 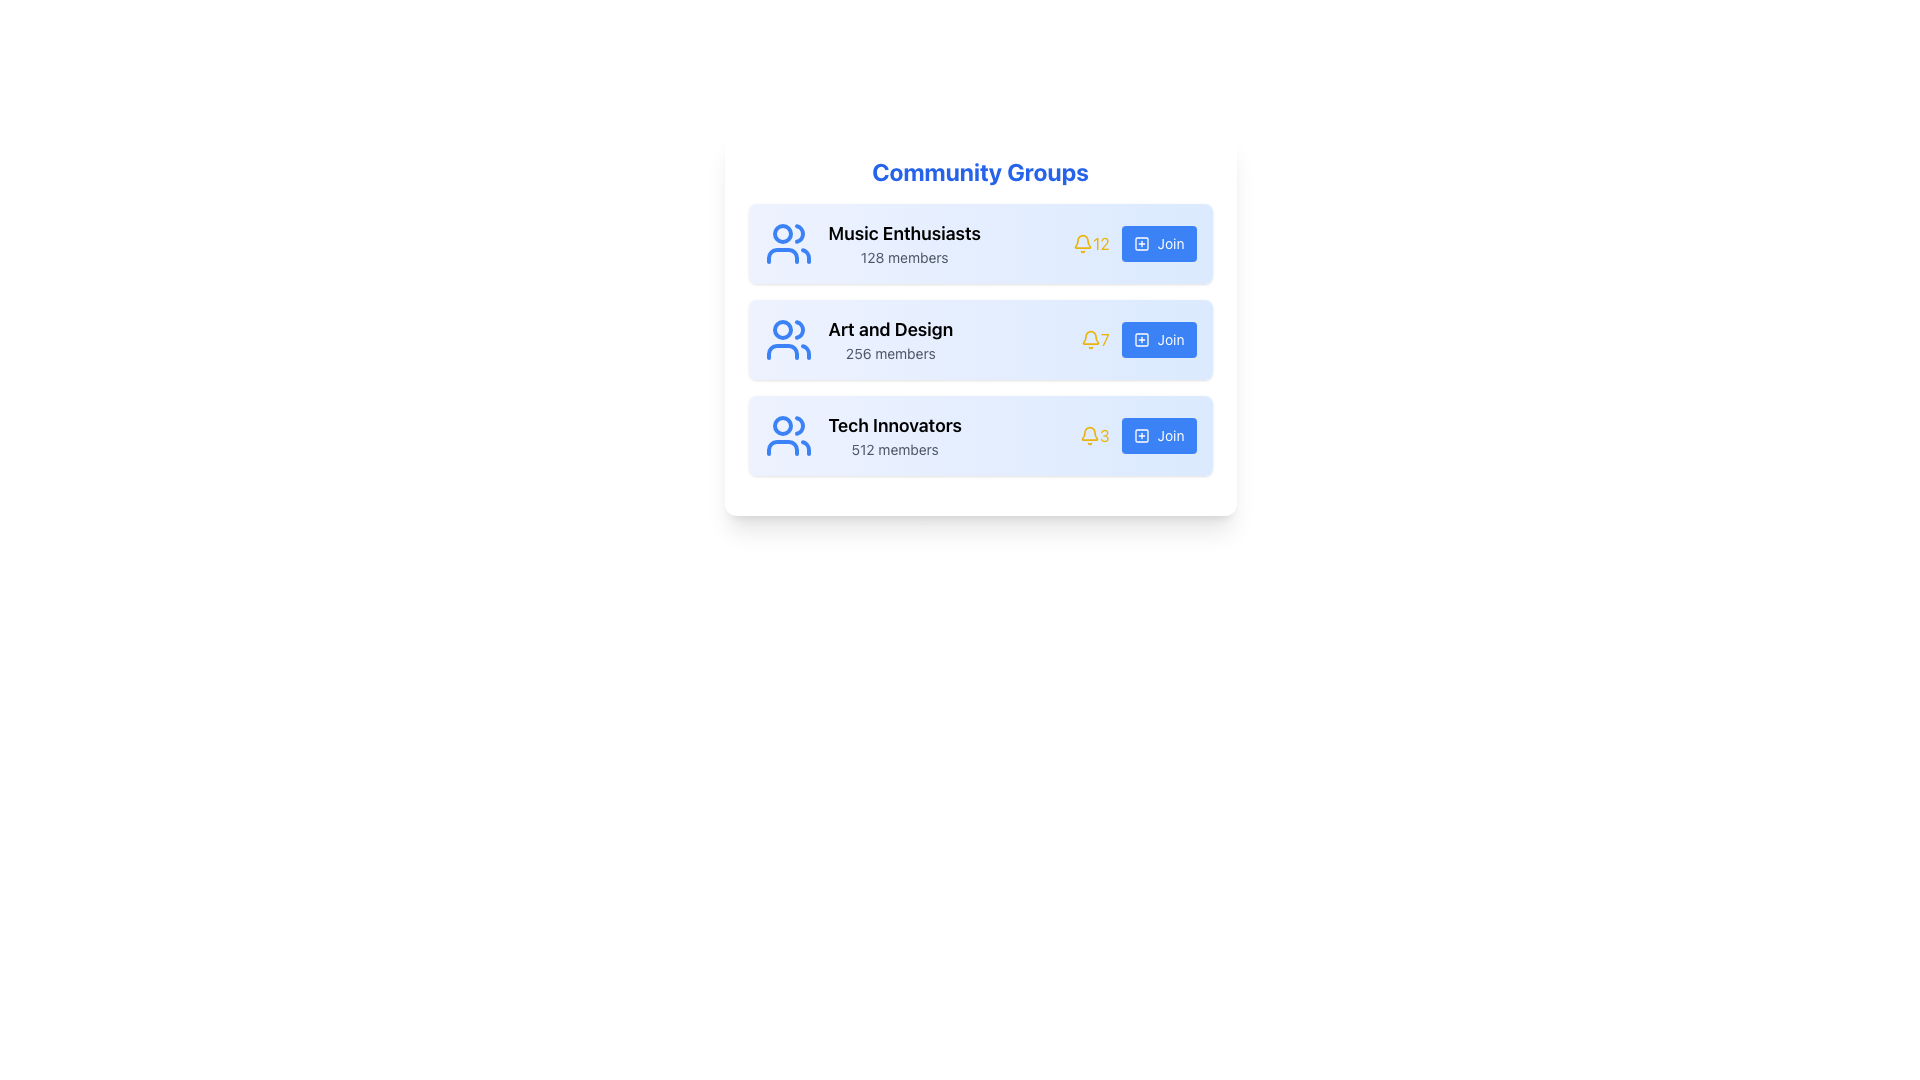 I want to click on the blue join button located in the 'Music Enthusiasts 128 members 12 Join' section, positioned to the right of the yellow notification count '12' and bell icon, to join the group, so click(x=1133, y=242).